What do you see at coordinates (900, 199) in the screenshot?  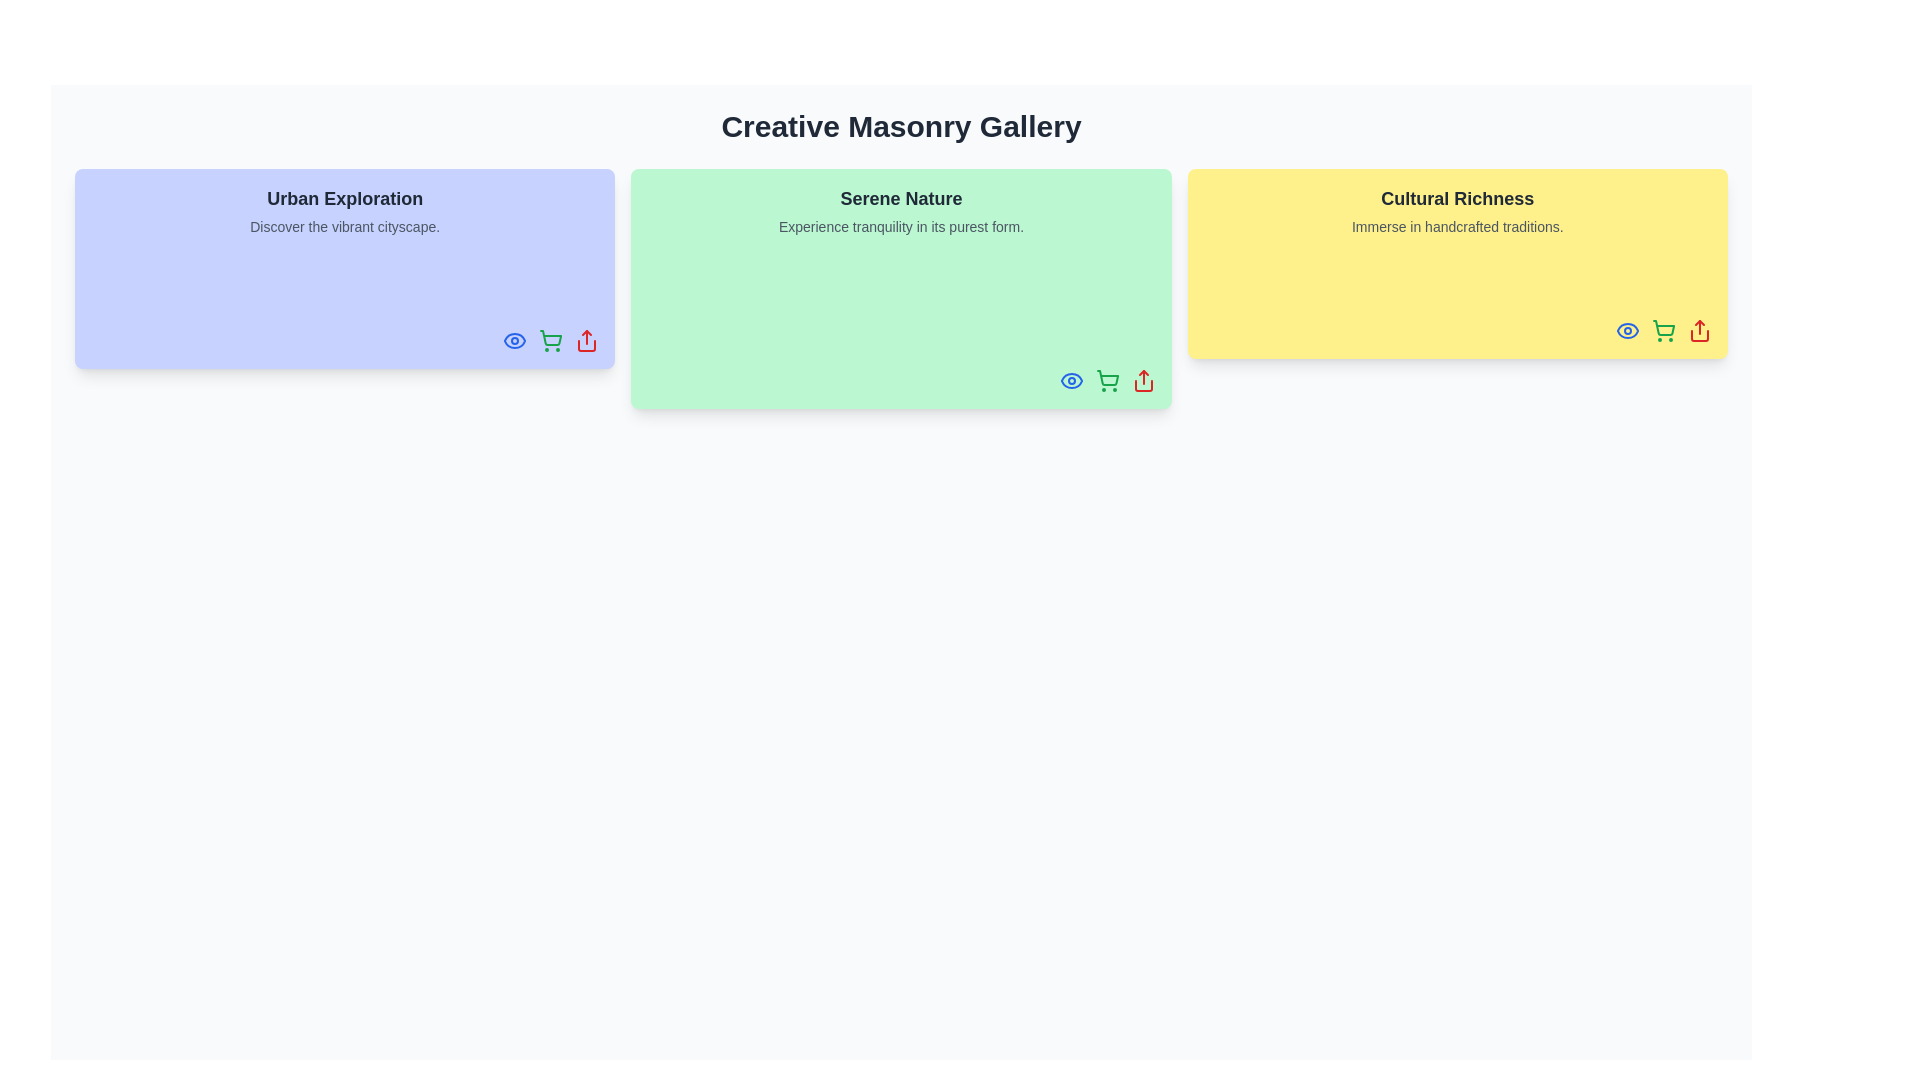 I see `the label or header text at the top-center of the green card, which describes the card's theme and is positioned above the sibling text 'Experience tranquility in its purest form.'` at bounding box center [900, 199].